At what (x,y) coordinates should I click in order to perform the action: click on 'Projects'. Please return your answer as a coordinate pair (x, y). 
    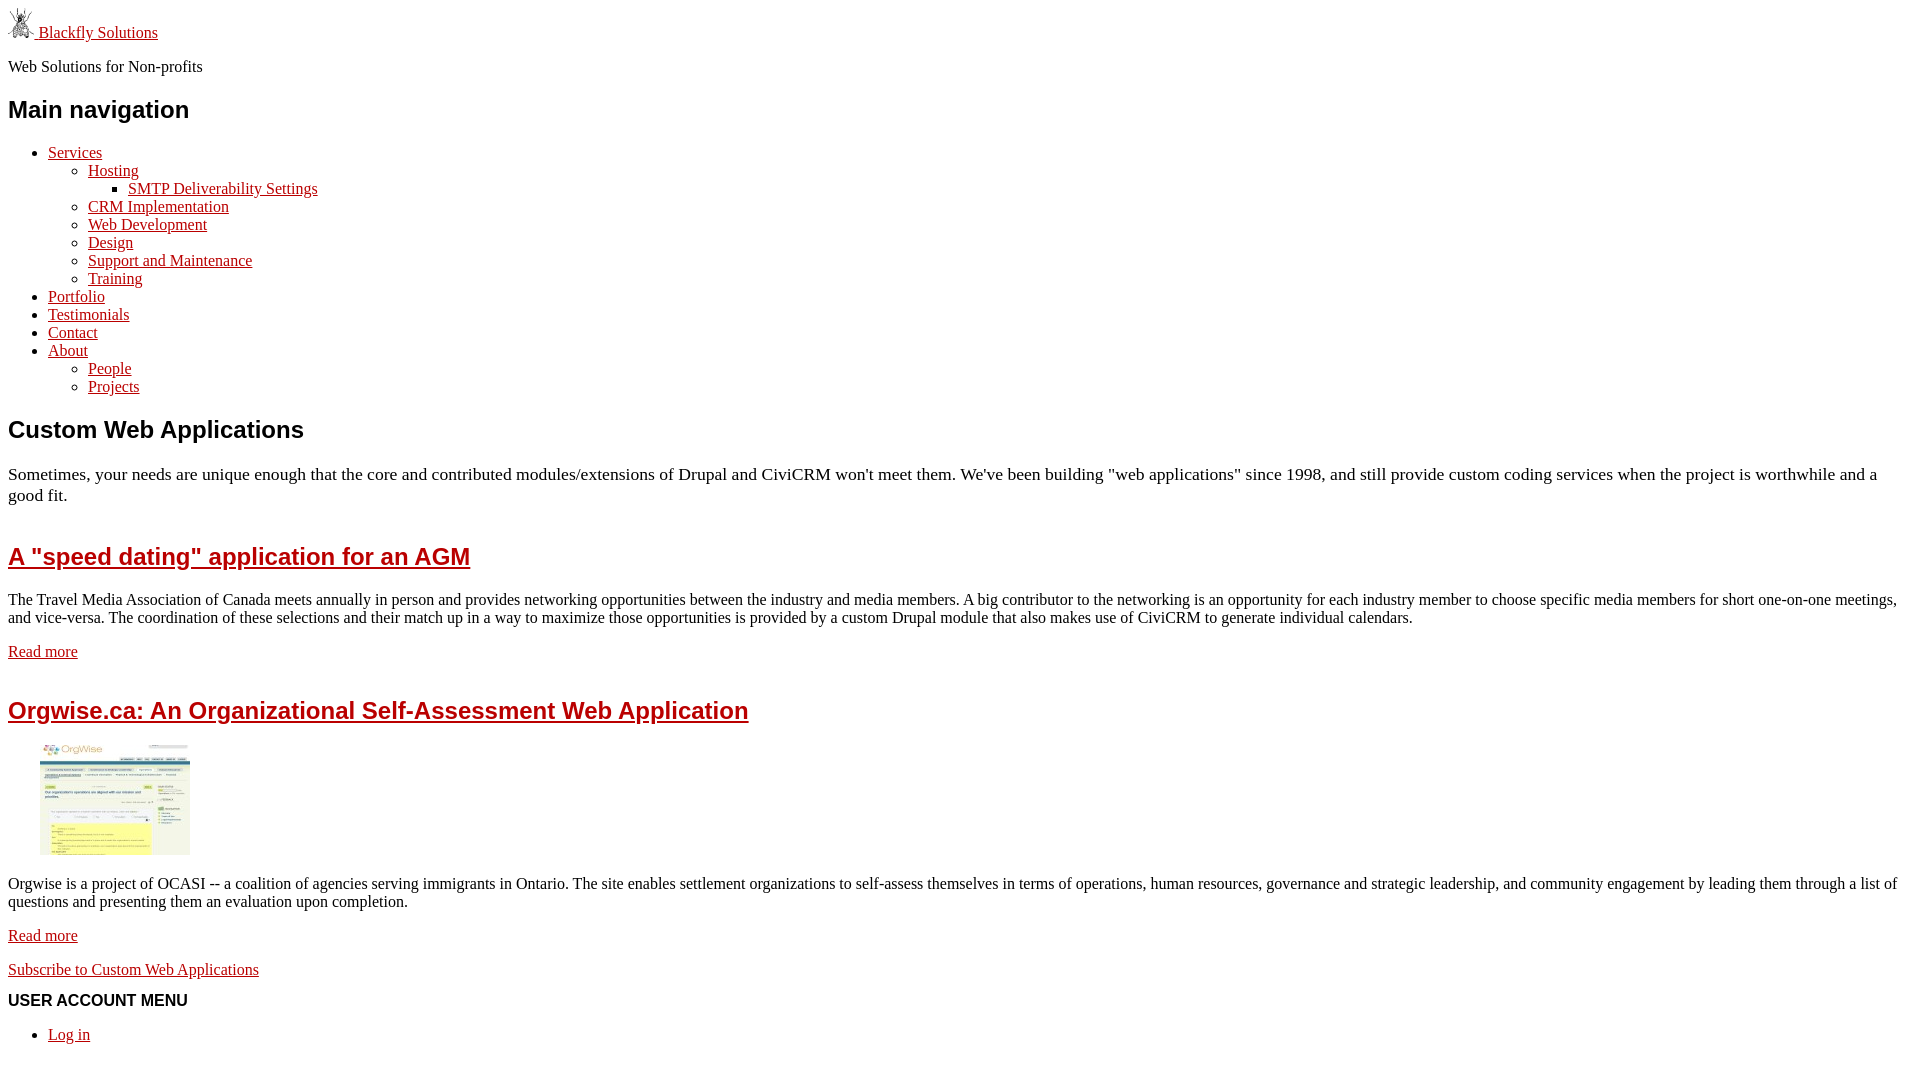
    Looking at the image, I should click on (113, 386).